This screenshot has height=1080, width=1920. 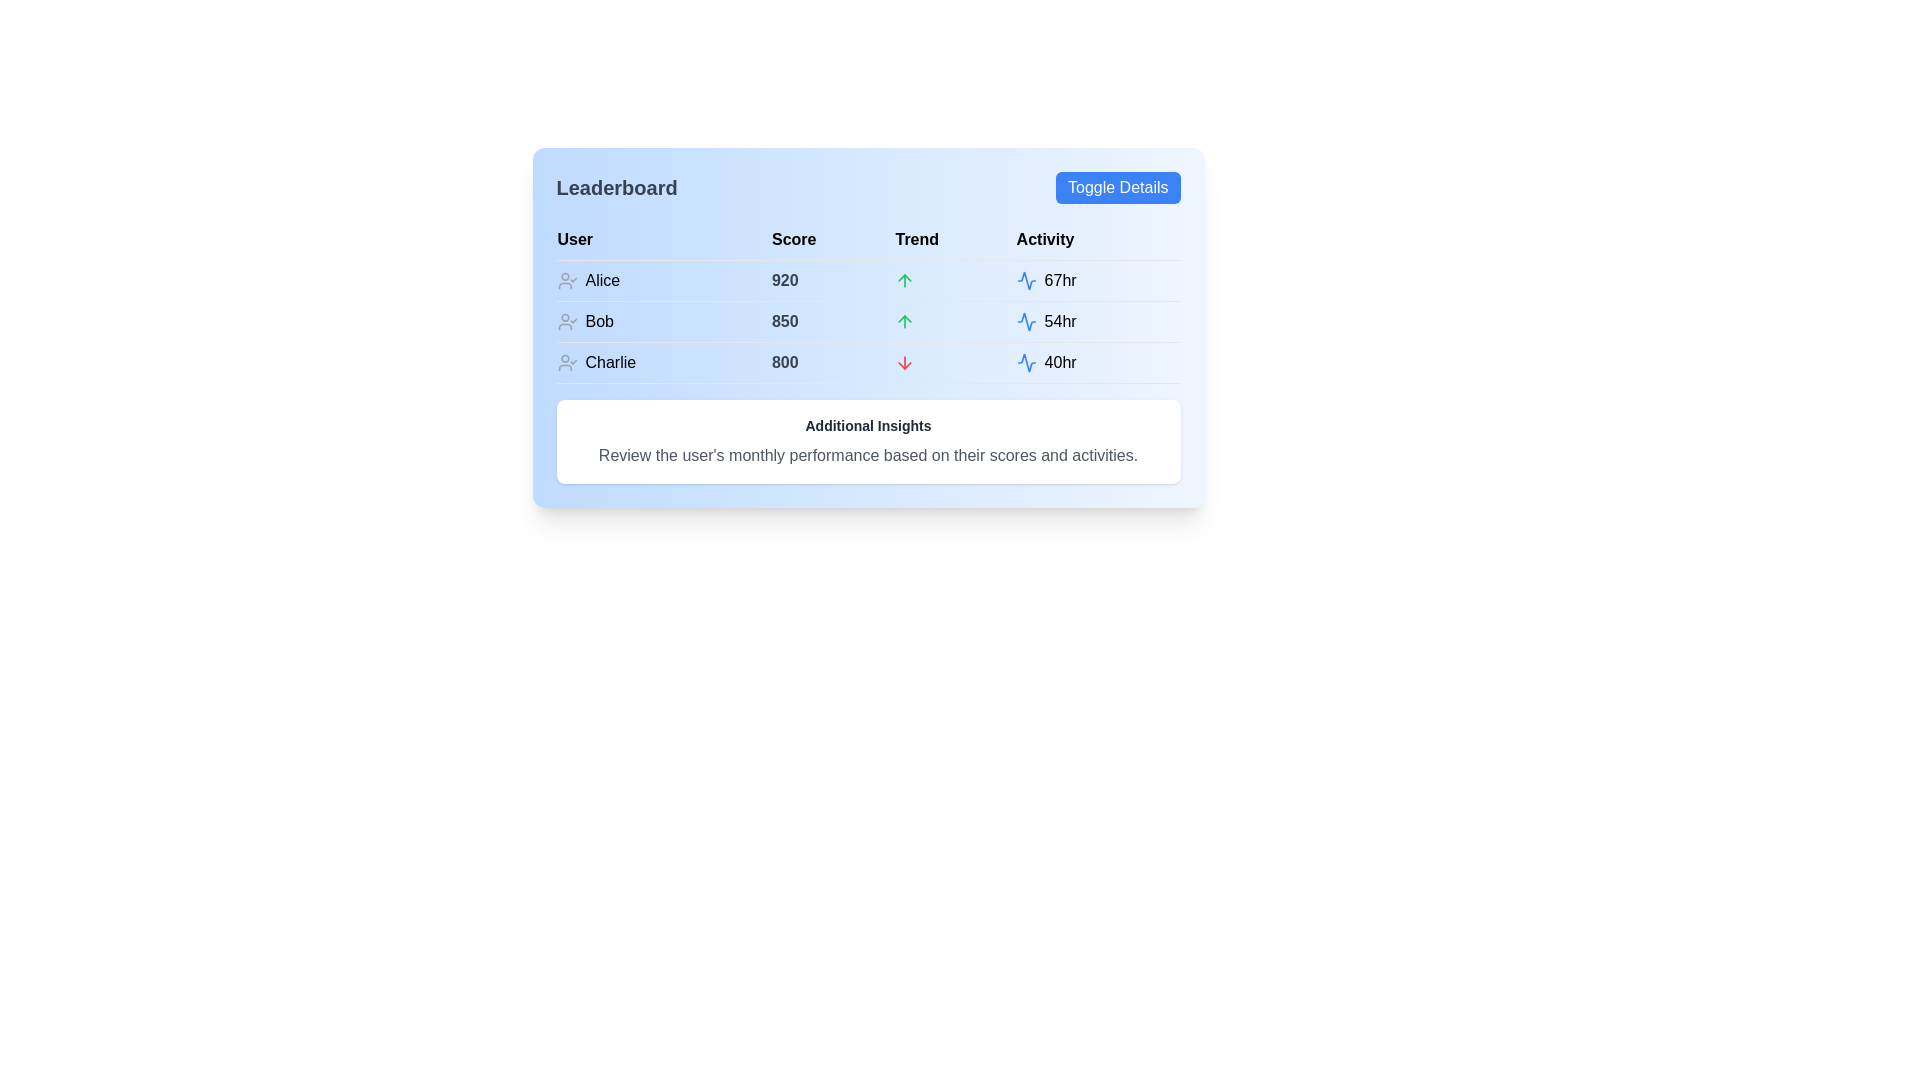 What do you see at coordinates (1026, 281) in the screenshot?
I see `the activity icon located in the 'Activity' column of the leaderboard table, which is positioned to the immediate left of the text '67hr'` at bounding box center [1026, 281].